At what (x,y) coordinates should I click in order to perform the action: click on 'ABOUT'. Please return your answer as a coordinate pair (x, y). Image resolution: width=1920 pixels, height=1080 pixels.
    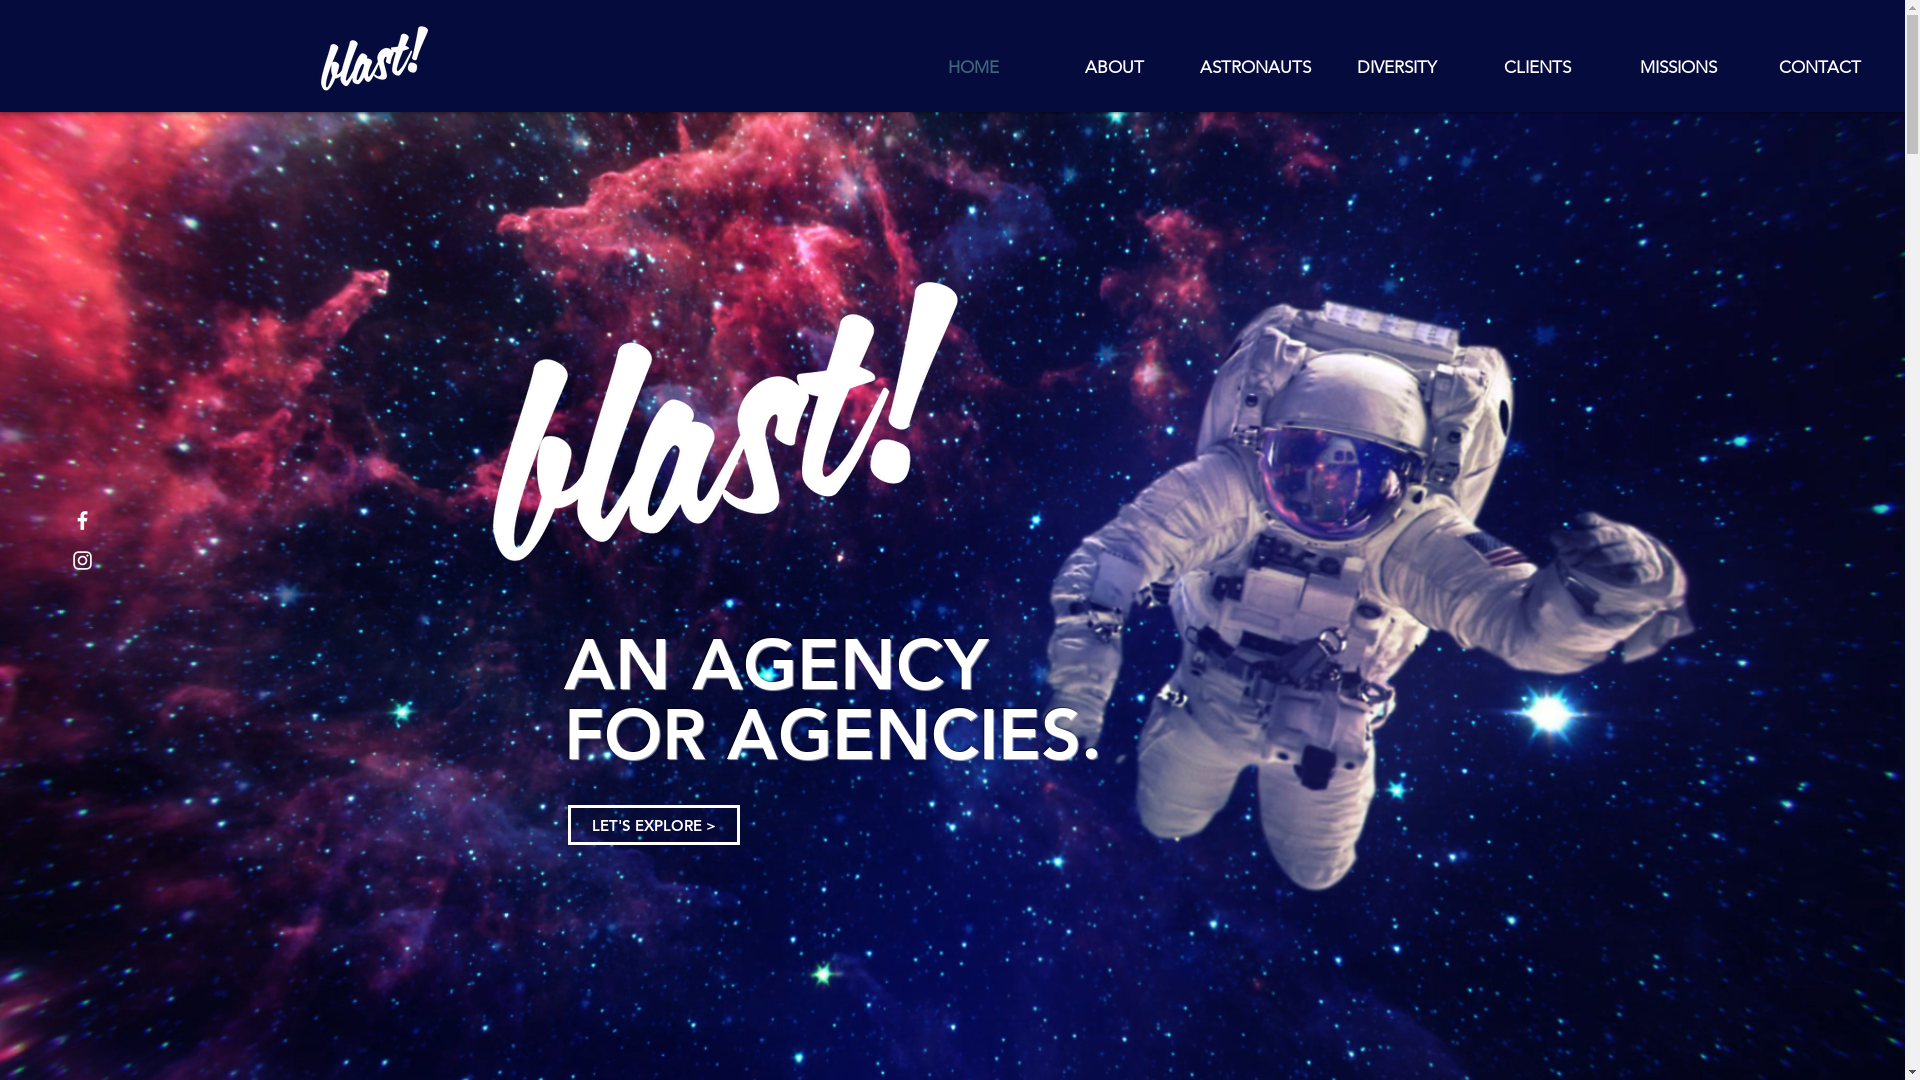
    Looking at the image, I should click on (1113, 65).